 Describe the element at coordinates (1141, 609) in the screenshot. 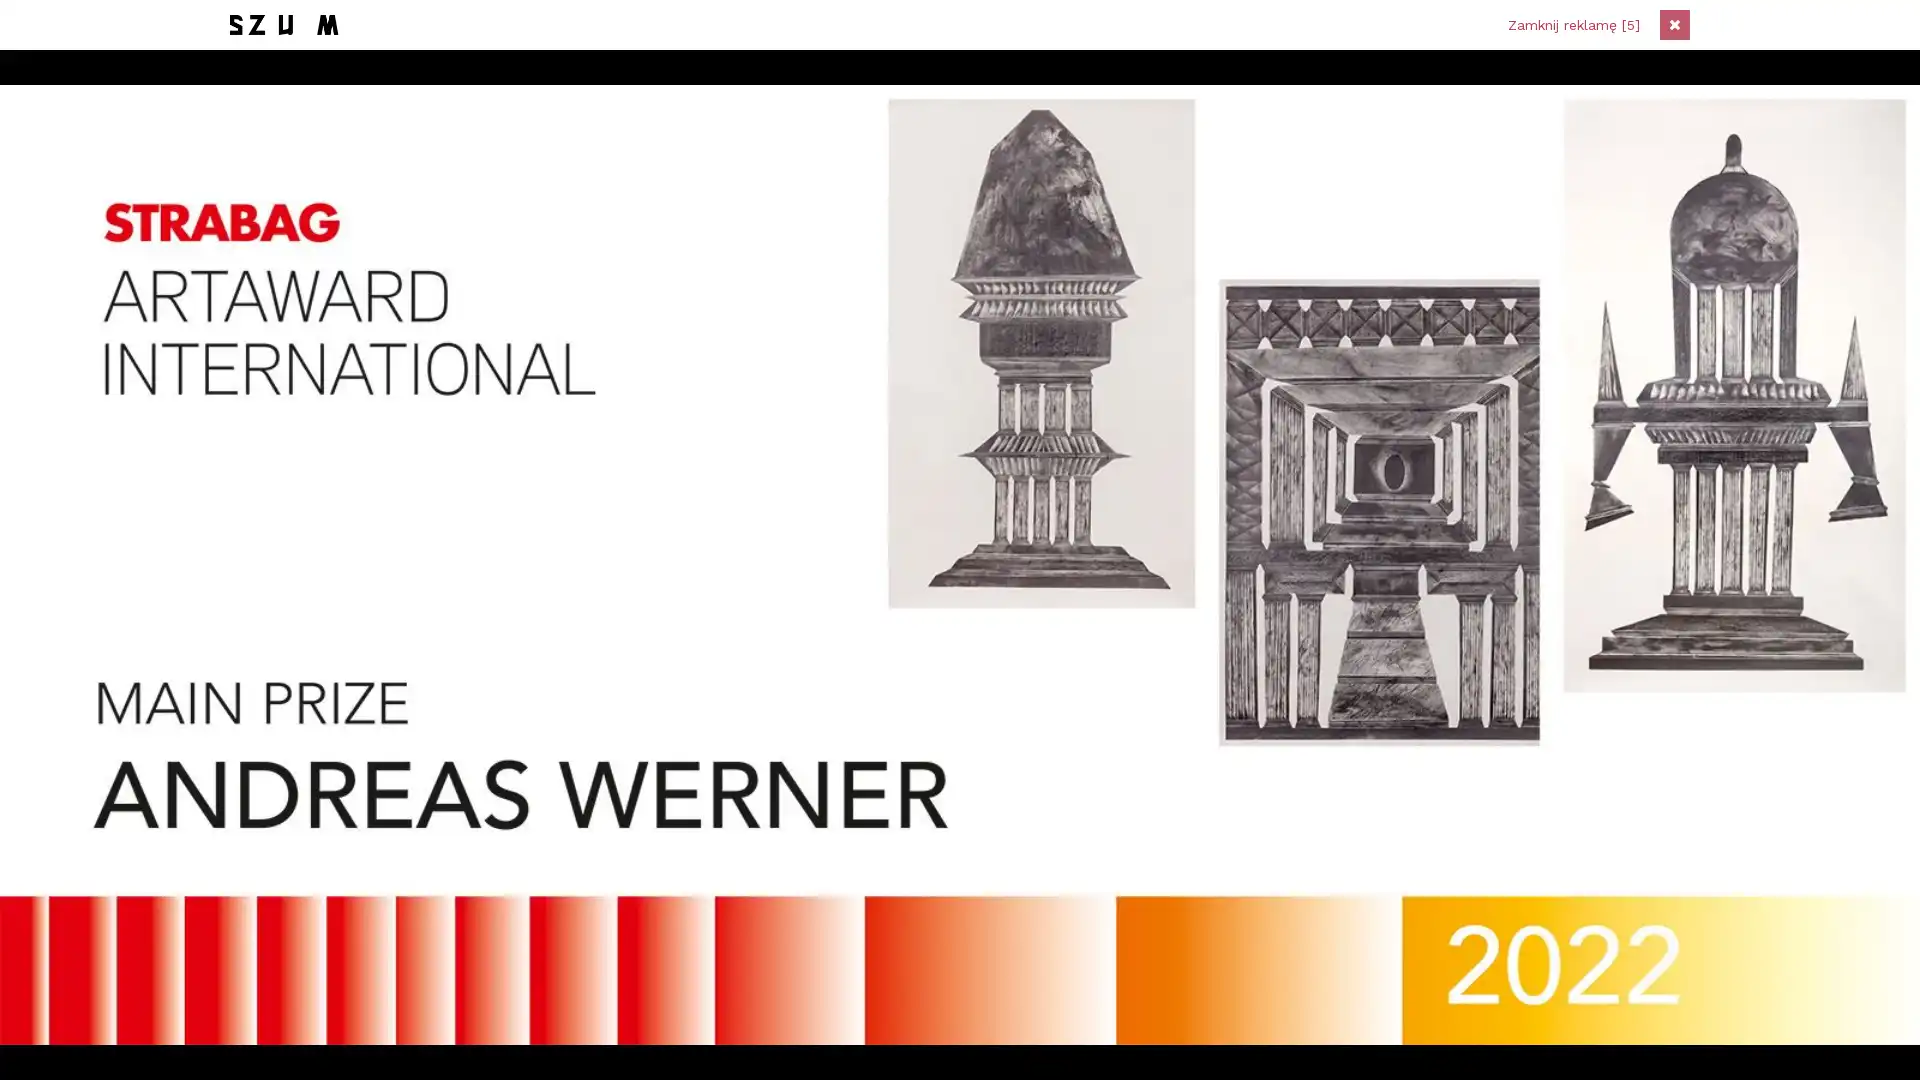

I see `Zapisz sie` at that location.